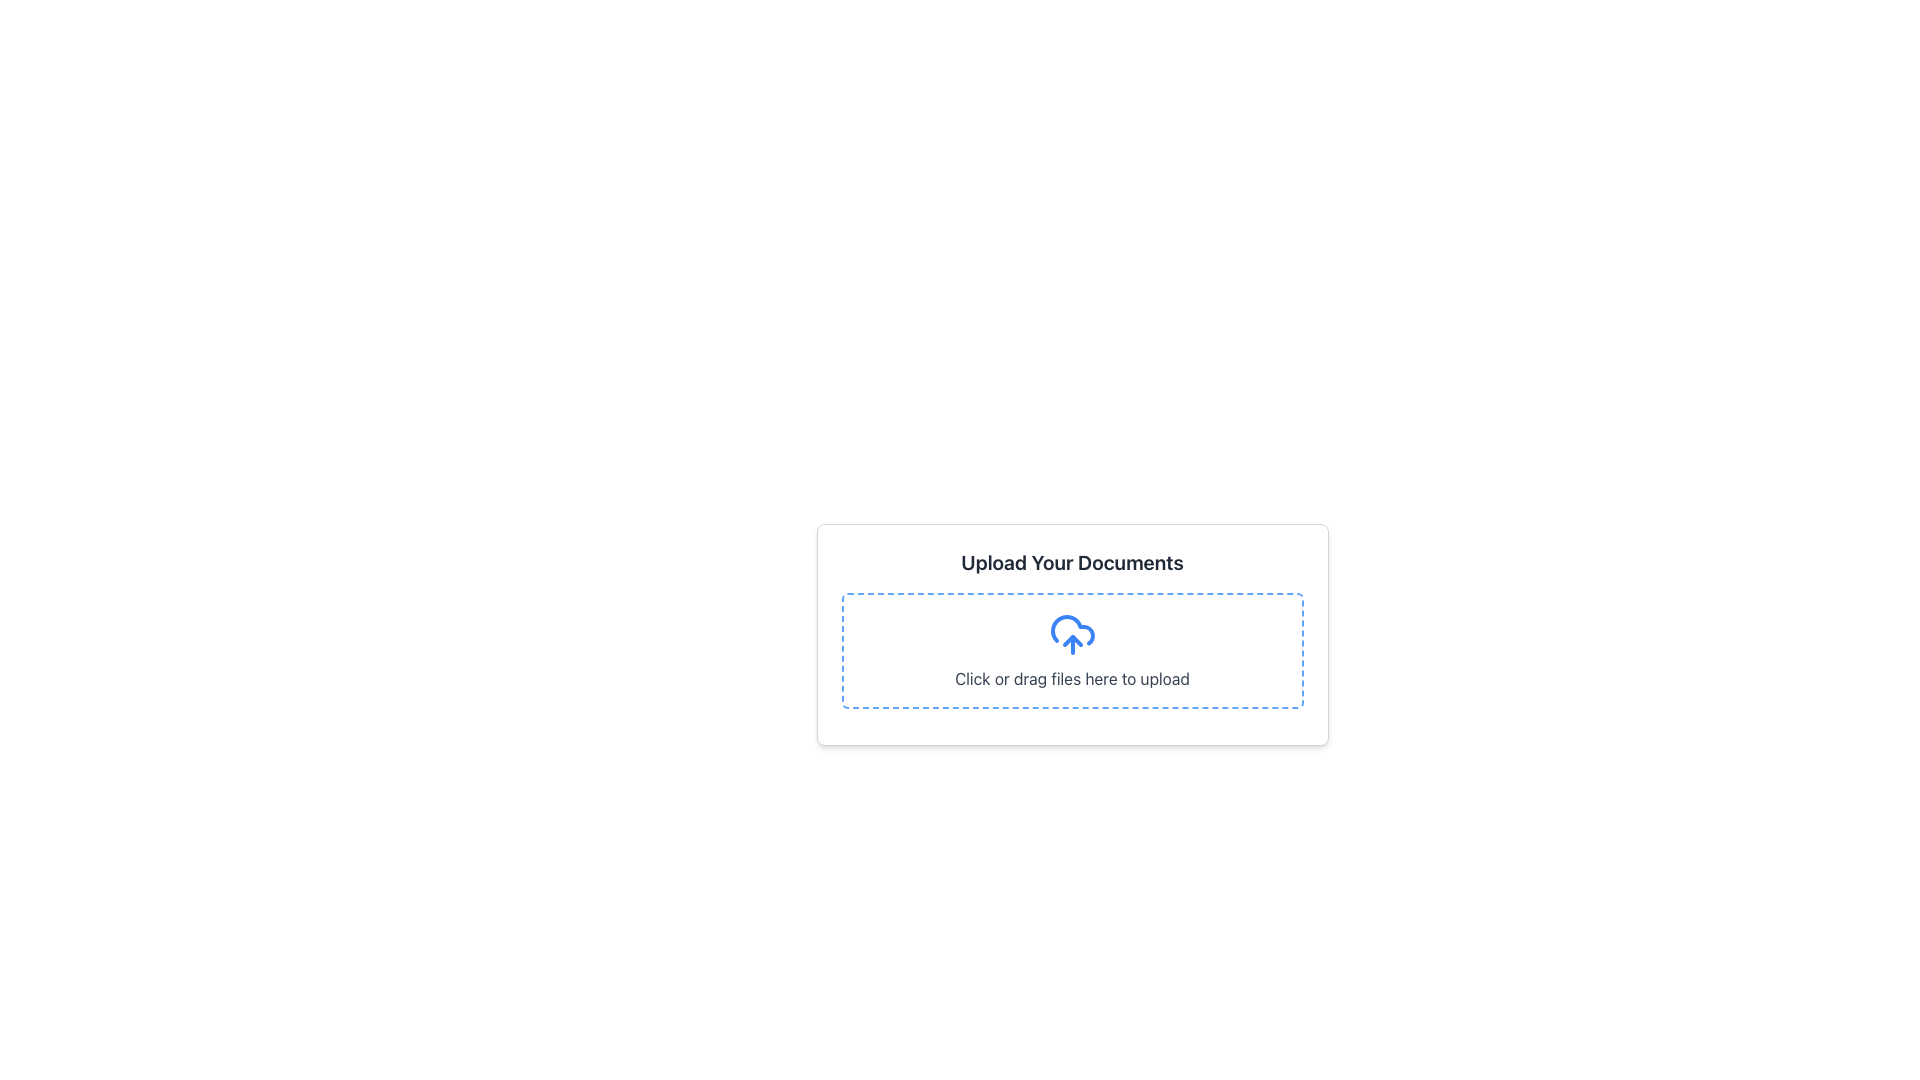 Image resolution: width=1920 pixels, height=1080 pixels. I want to click on the cloud-shaped icon representing cloud upload functionality, so click(1071, 630).